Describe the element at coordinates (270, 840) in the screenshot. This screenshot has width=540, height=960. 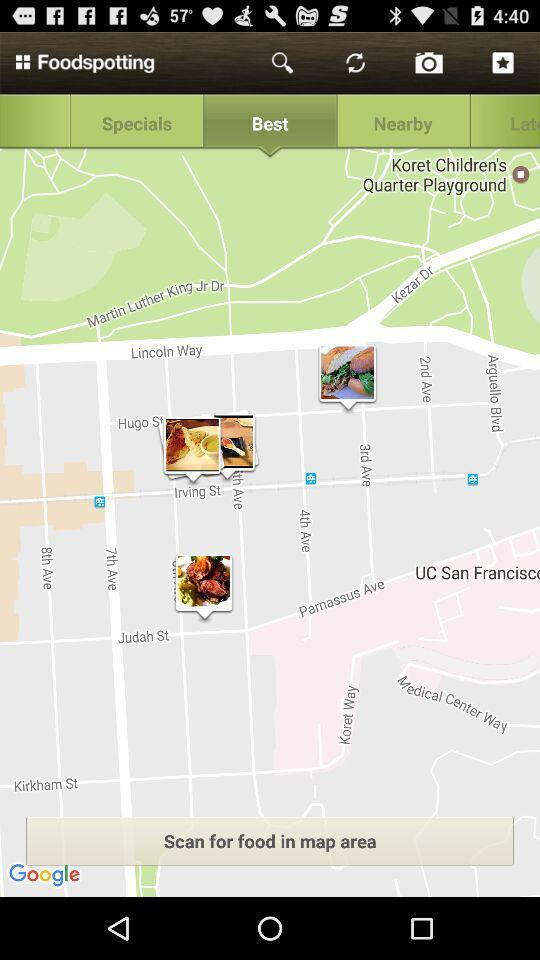
I see `scan for food item` at that location.